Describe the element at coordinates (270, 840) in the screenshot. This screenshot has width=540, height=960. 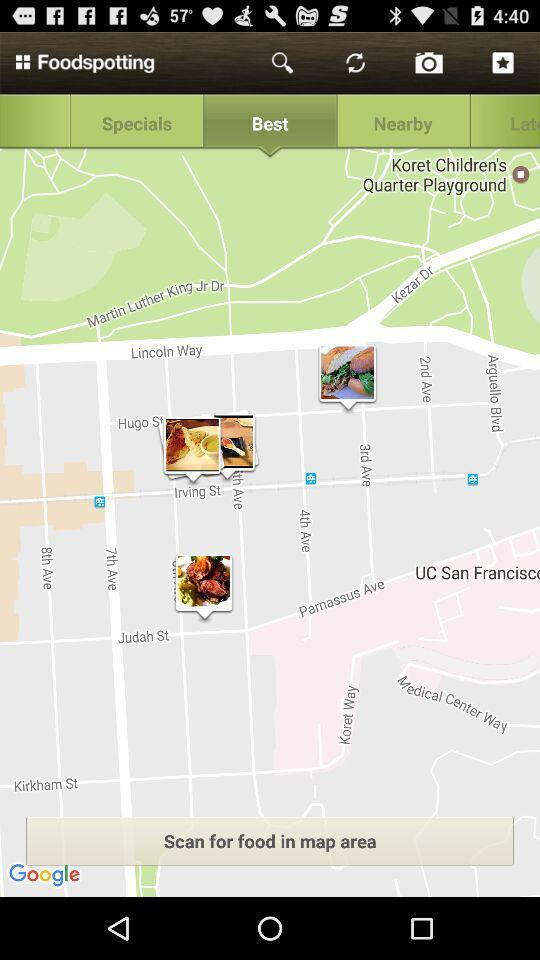
I see `scan for food item` at that location.